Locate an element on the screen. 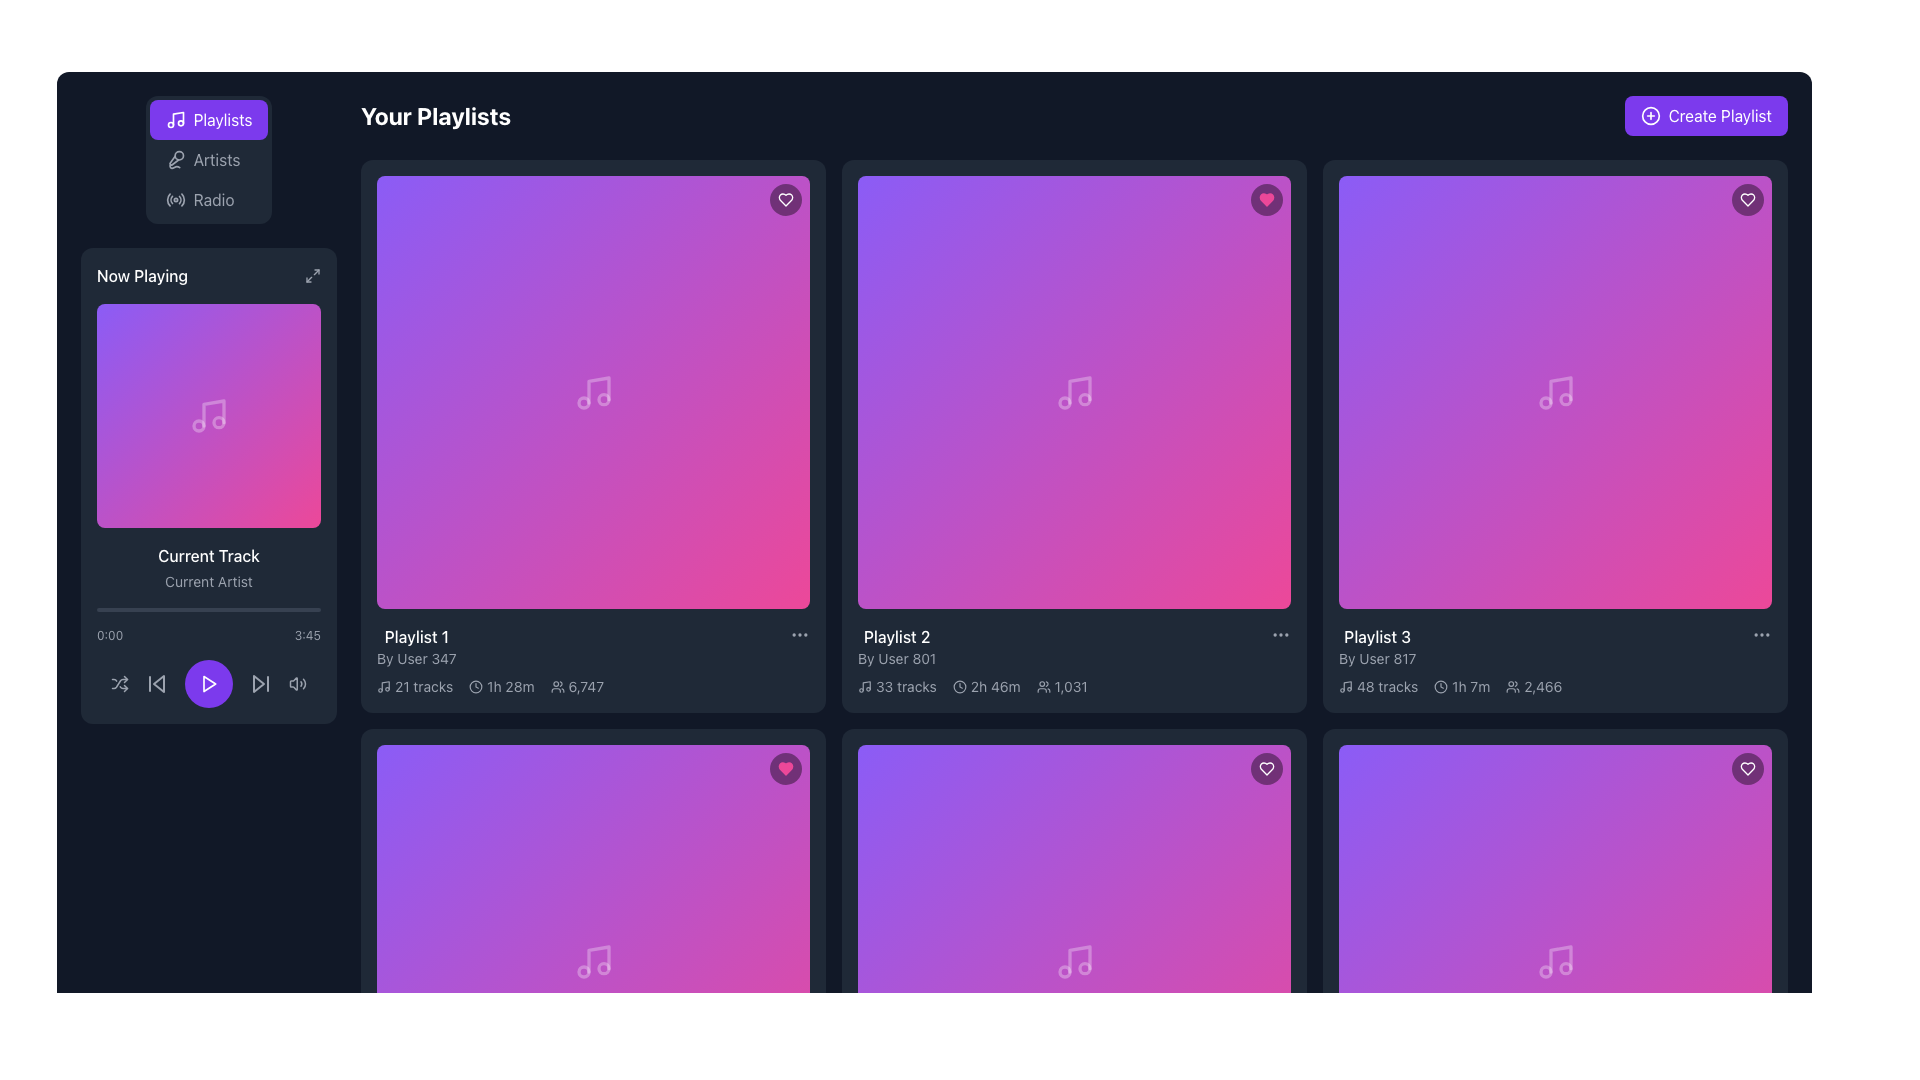  the small circular icon within the music note graphic located in the bottom-right of the playlist card is located at coordinates (1544, 970).